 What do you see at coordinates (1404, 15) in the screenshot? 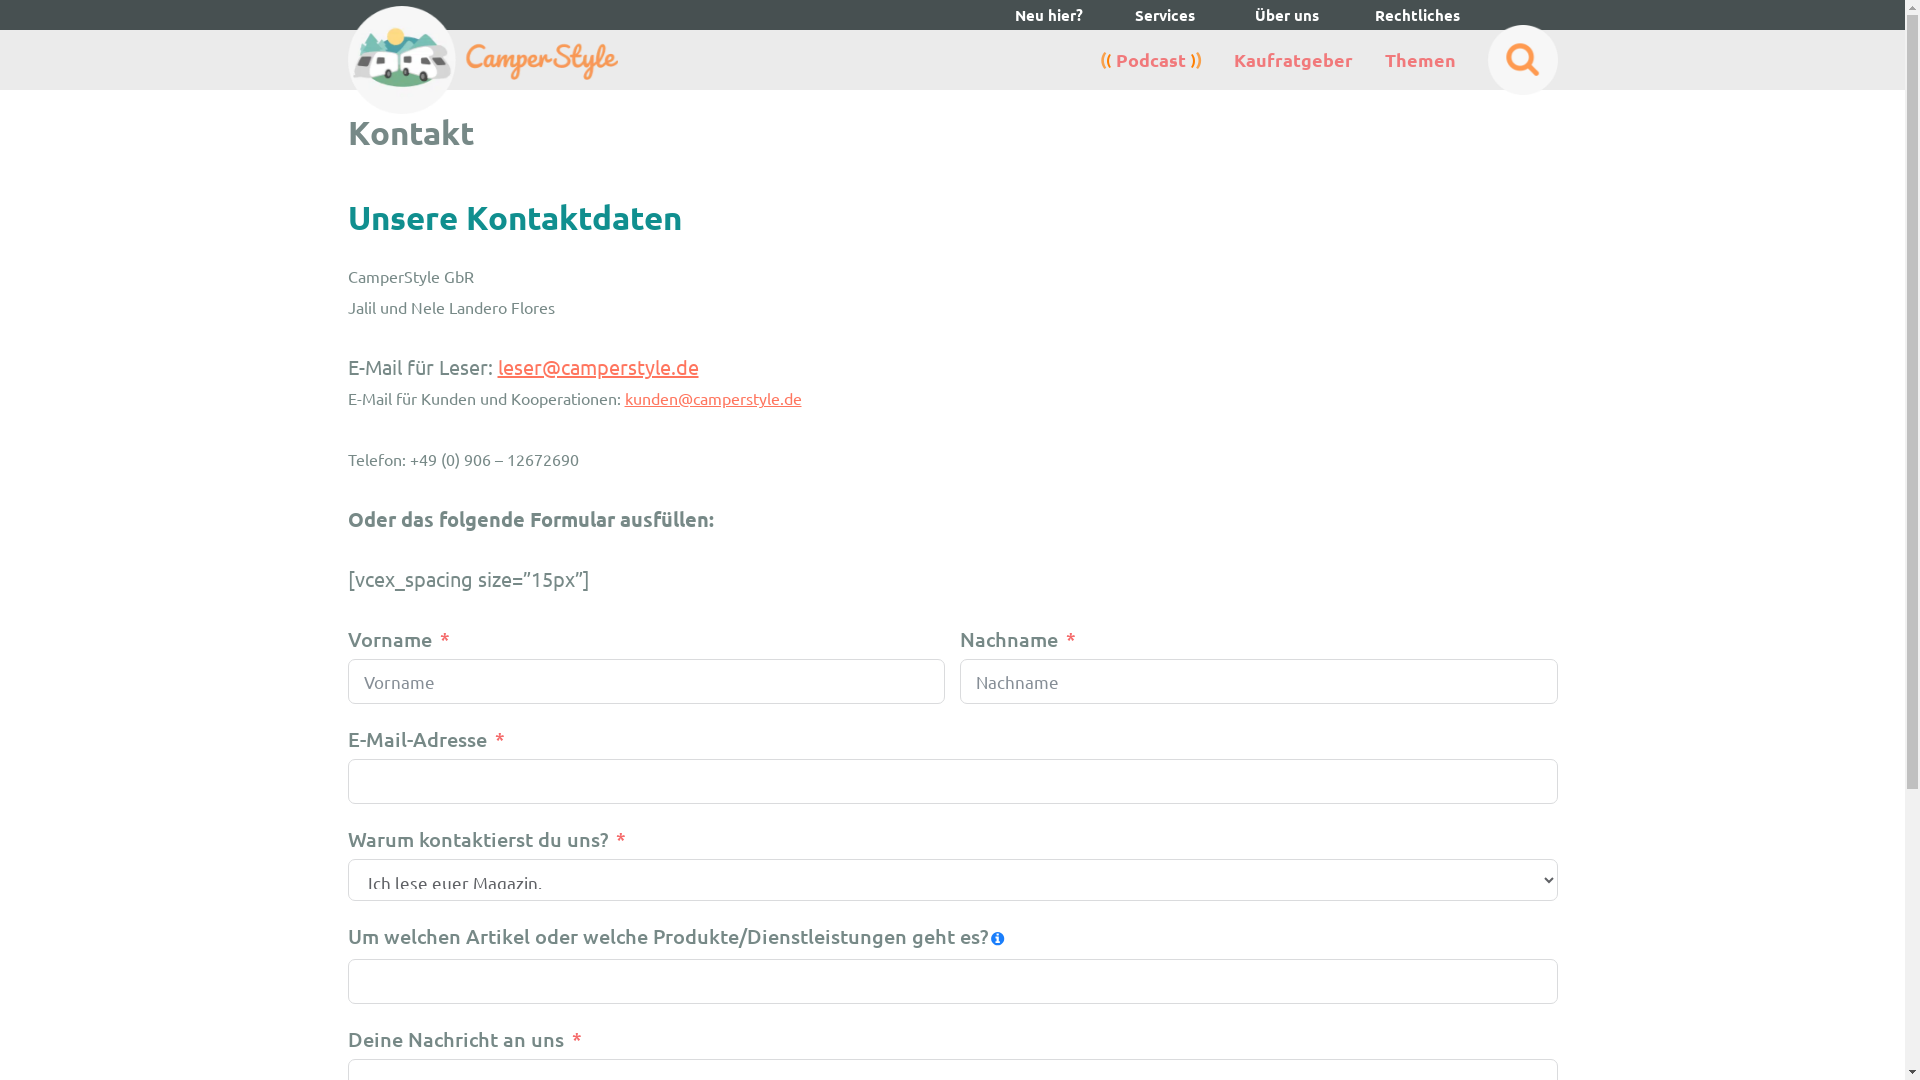
I see `'Rechtliches'` at bounding box center [1404, 15].